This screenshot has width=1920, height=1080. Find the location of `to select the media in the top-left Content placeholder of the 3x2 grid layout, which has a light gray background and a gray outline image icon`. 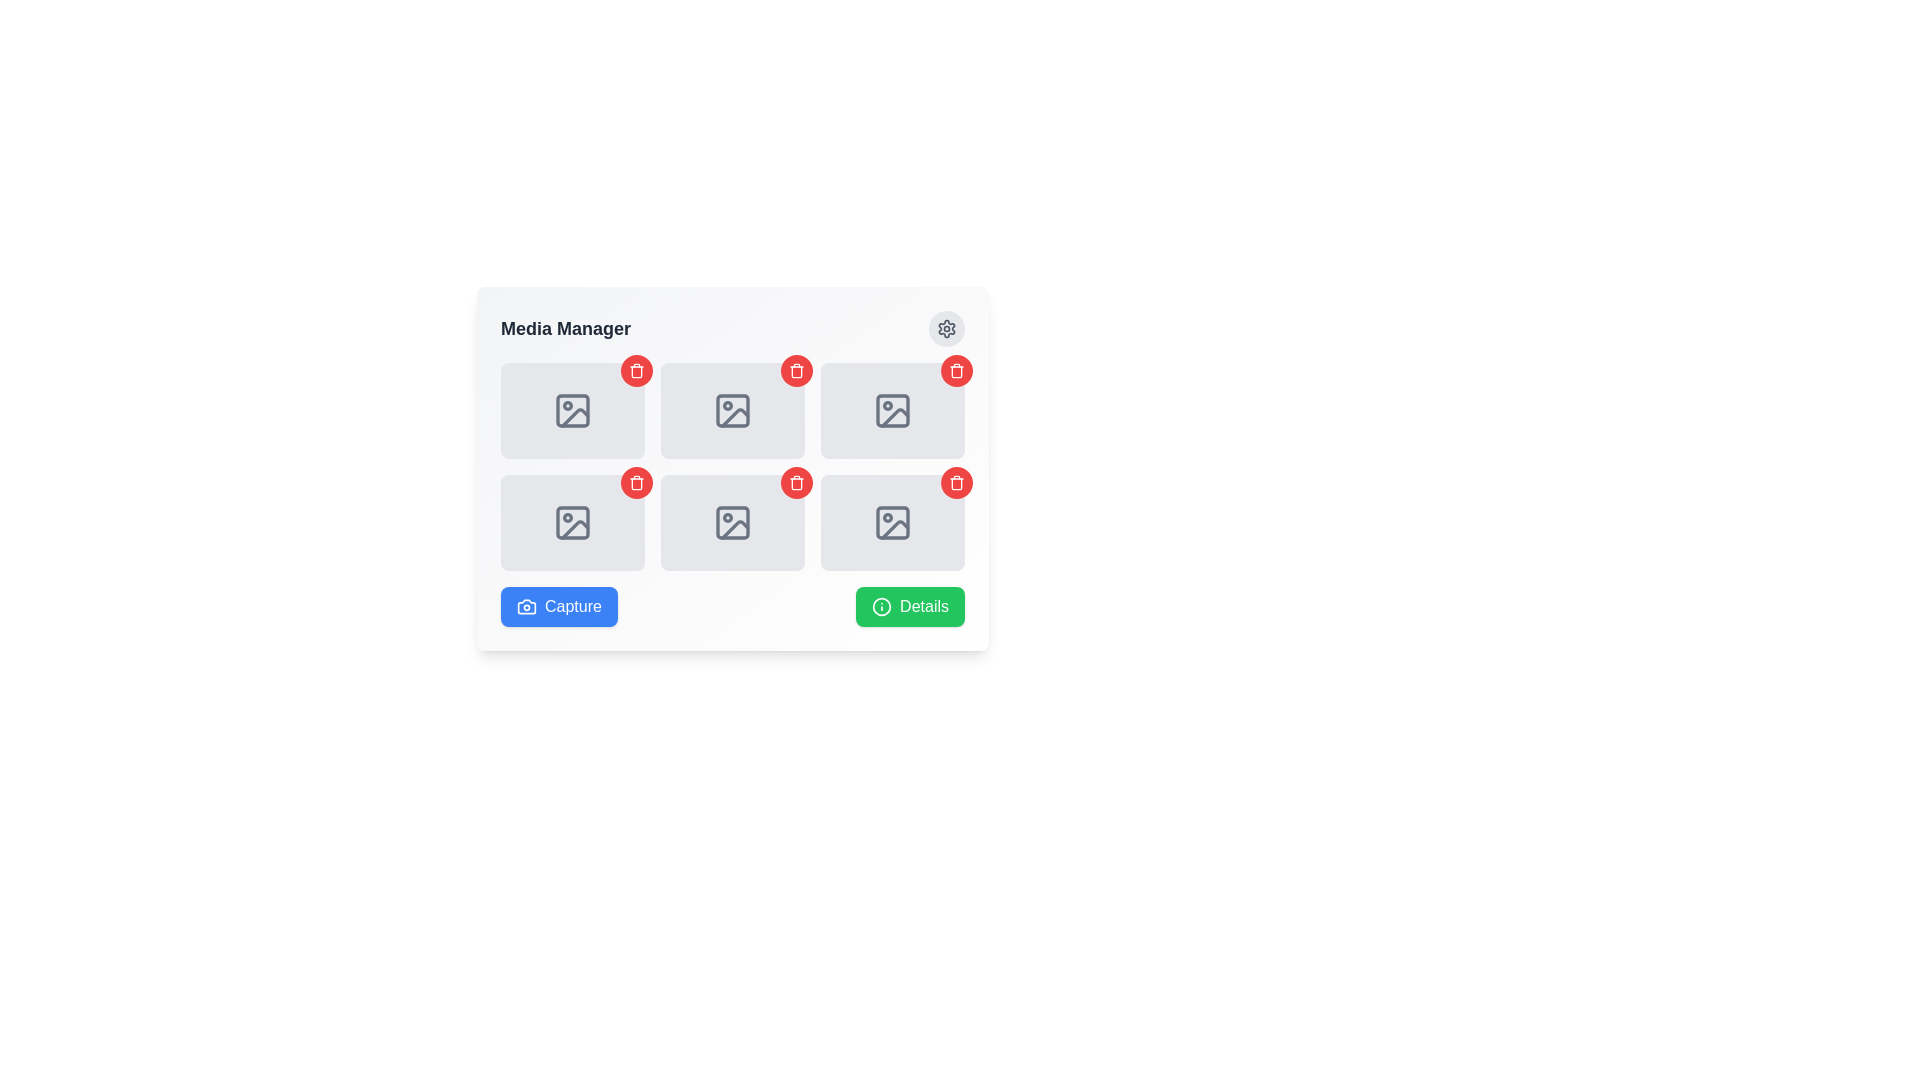

to select the media in the top-left Content placeholder of the 3x2 grid layout, which has a light gray background and a gray outline image icon is located at coordinates (571, 410).